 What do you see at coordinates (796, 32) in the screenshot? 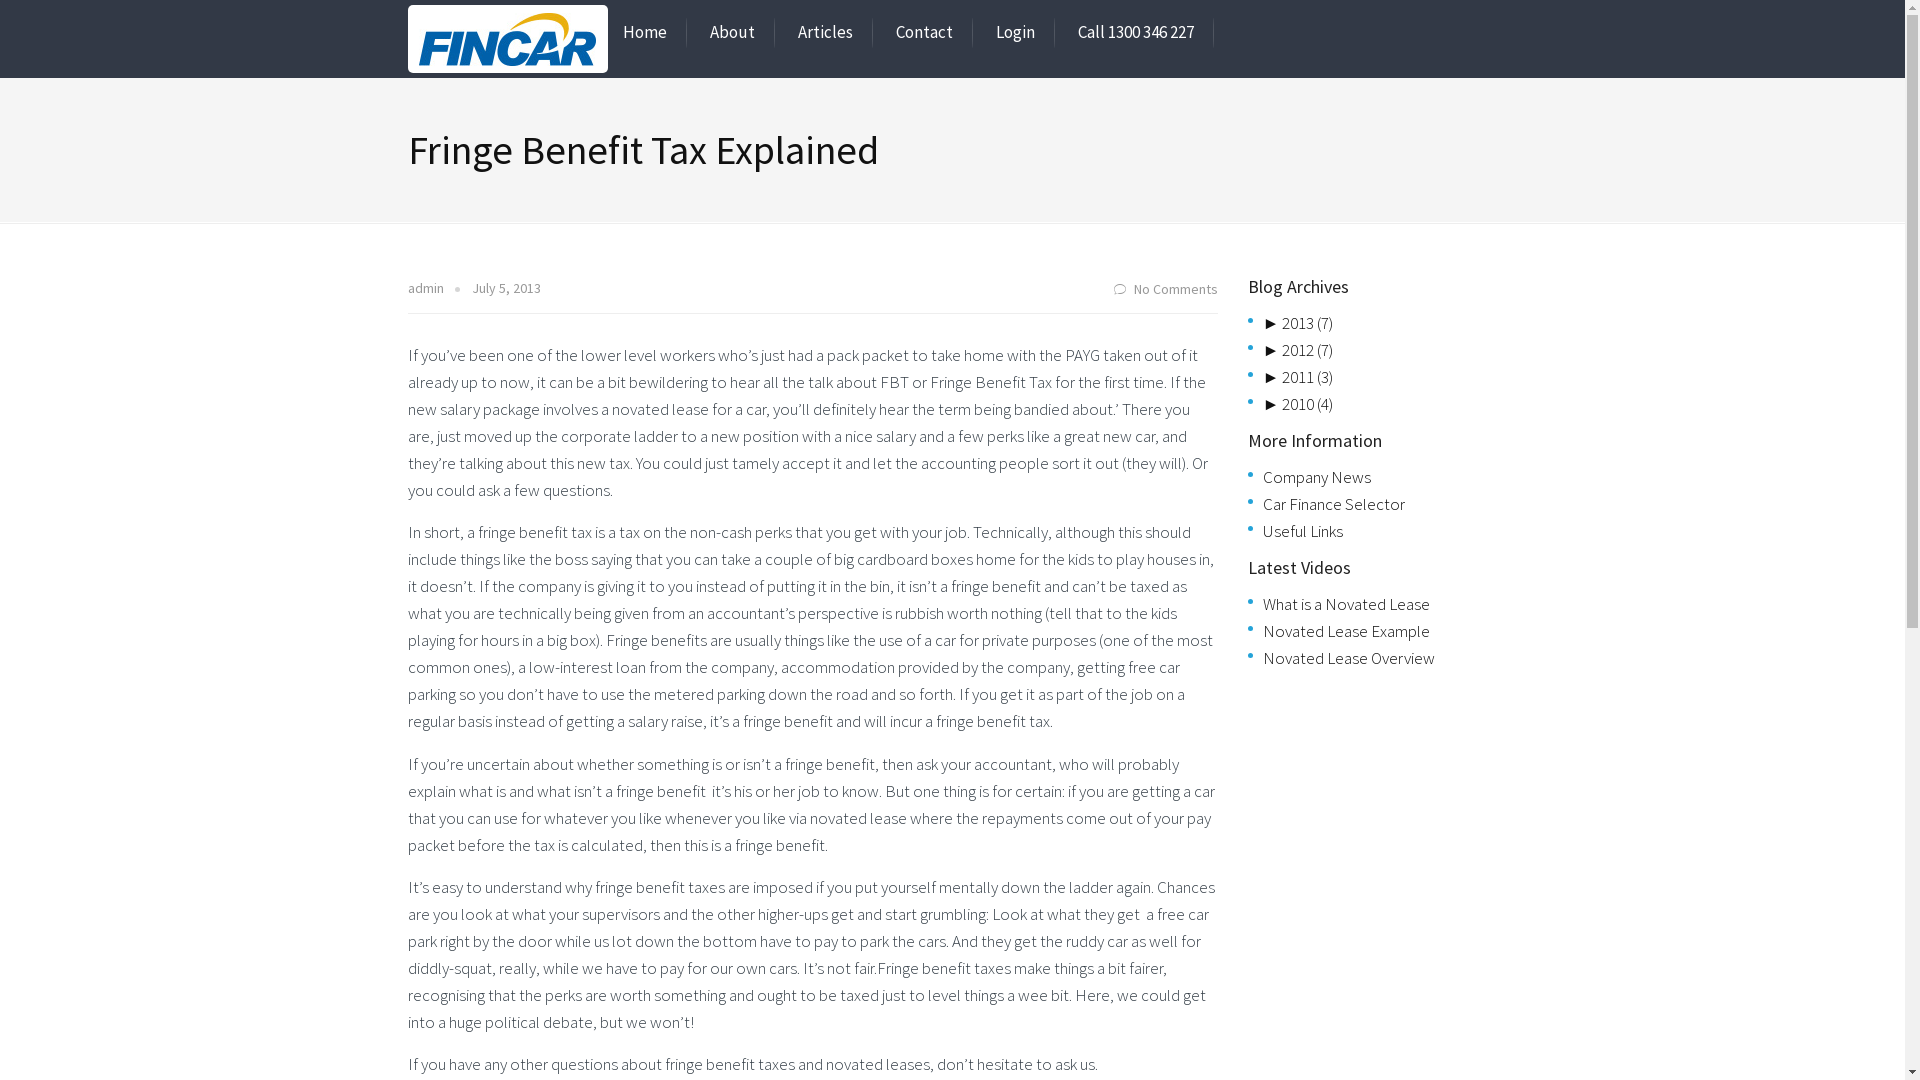
I see `'Articles'` at bounding box center [796, 32].